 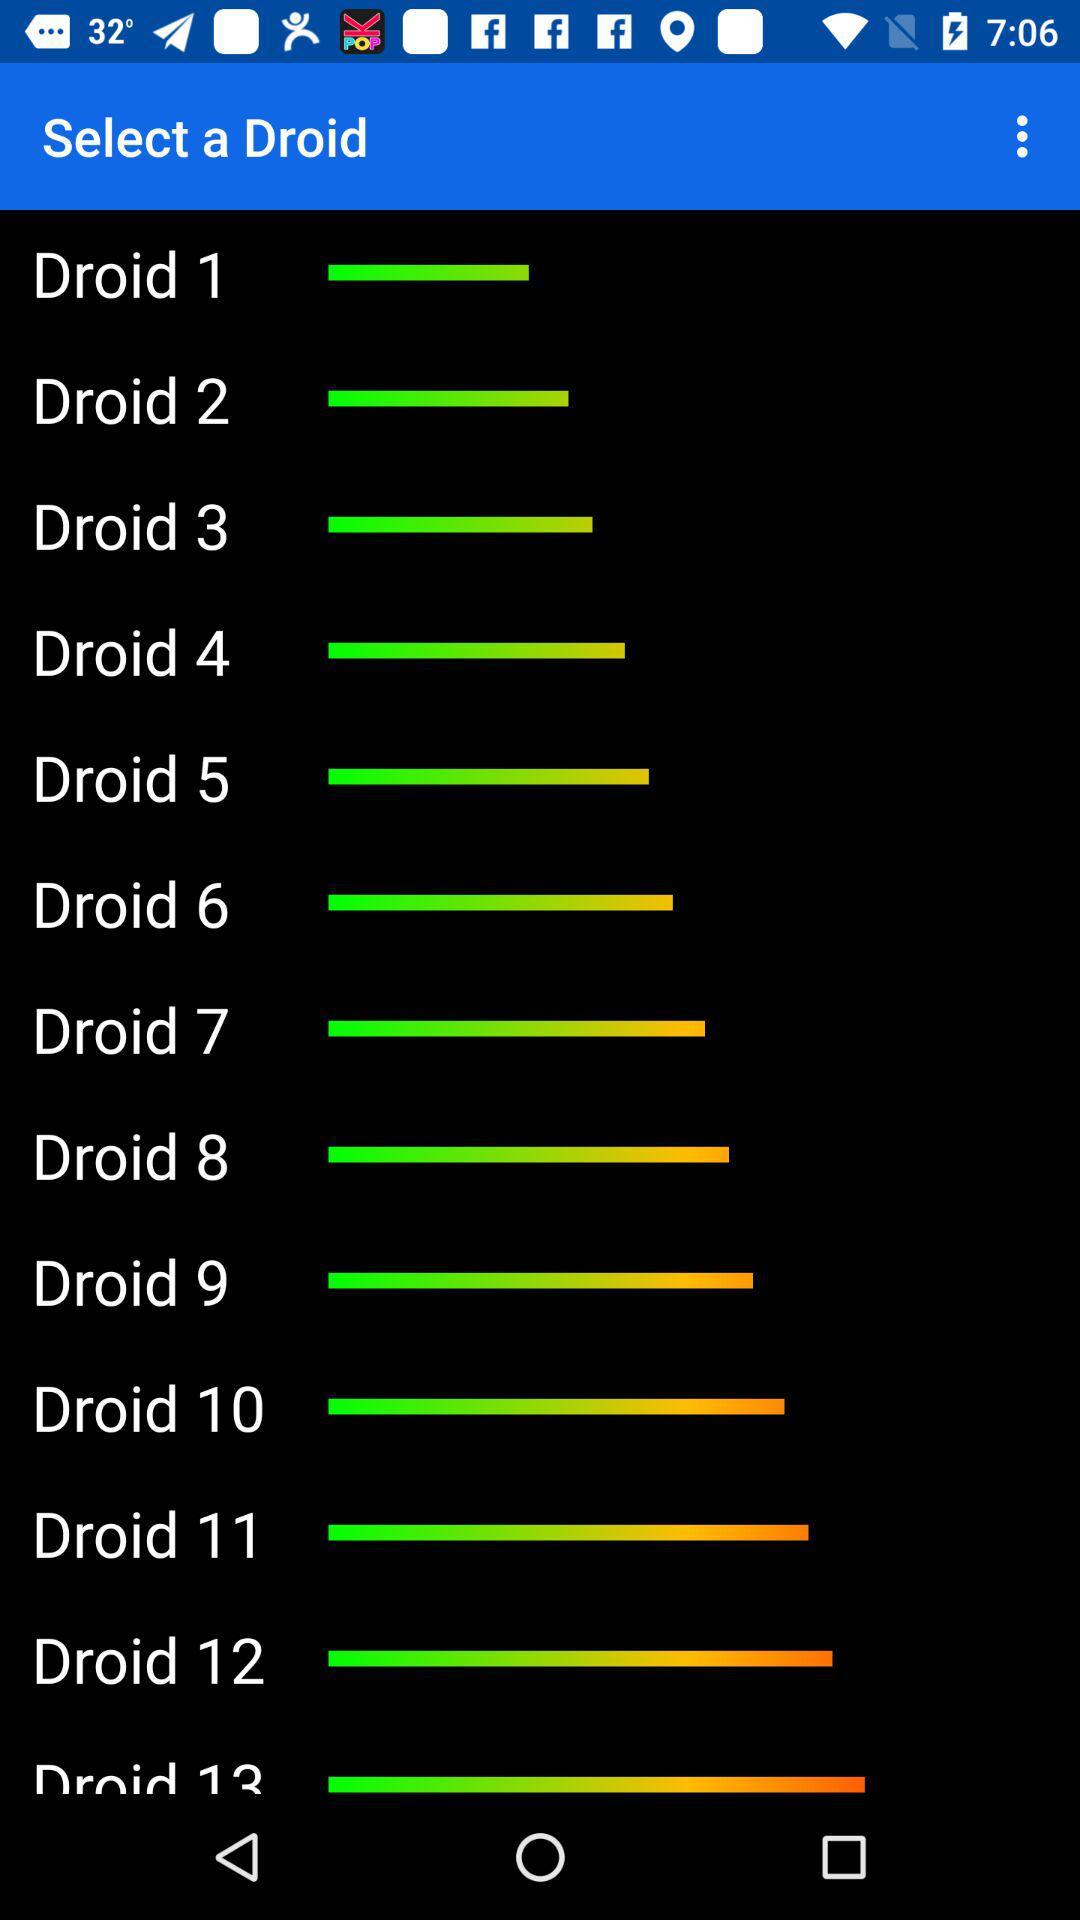 What do you see at coordinates (147, 272) in the screenshot?
I see `the item below select a droid app` at bounding box center [147, 272].